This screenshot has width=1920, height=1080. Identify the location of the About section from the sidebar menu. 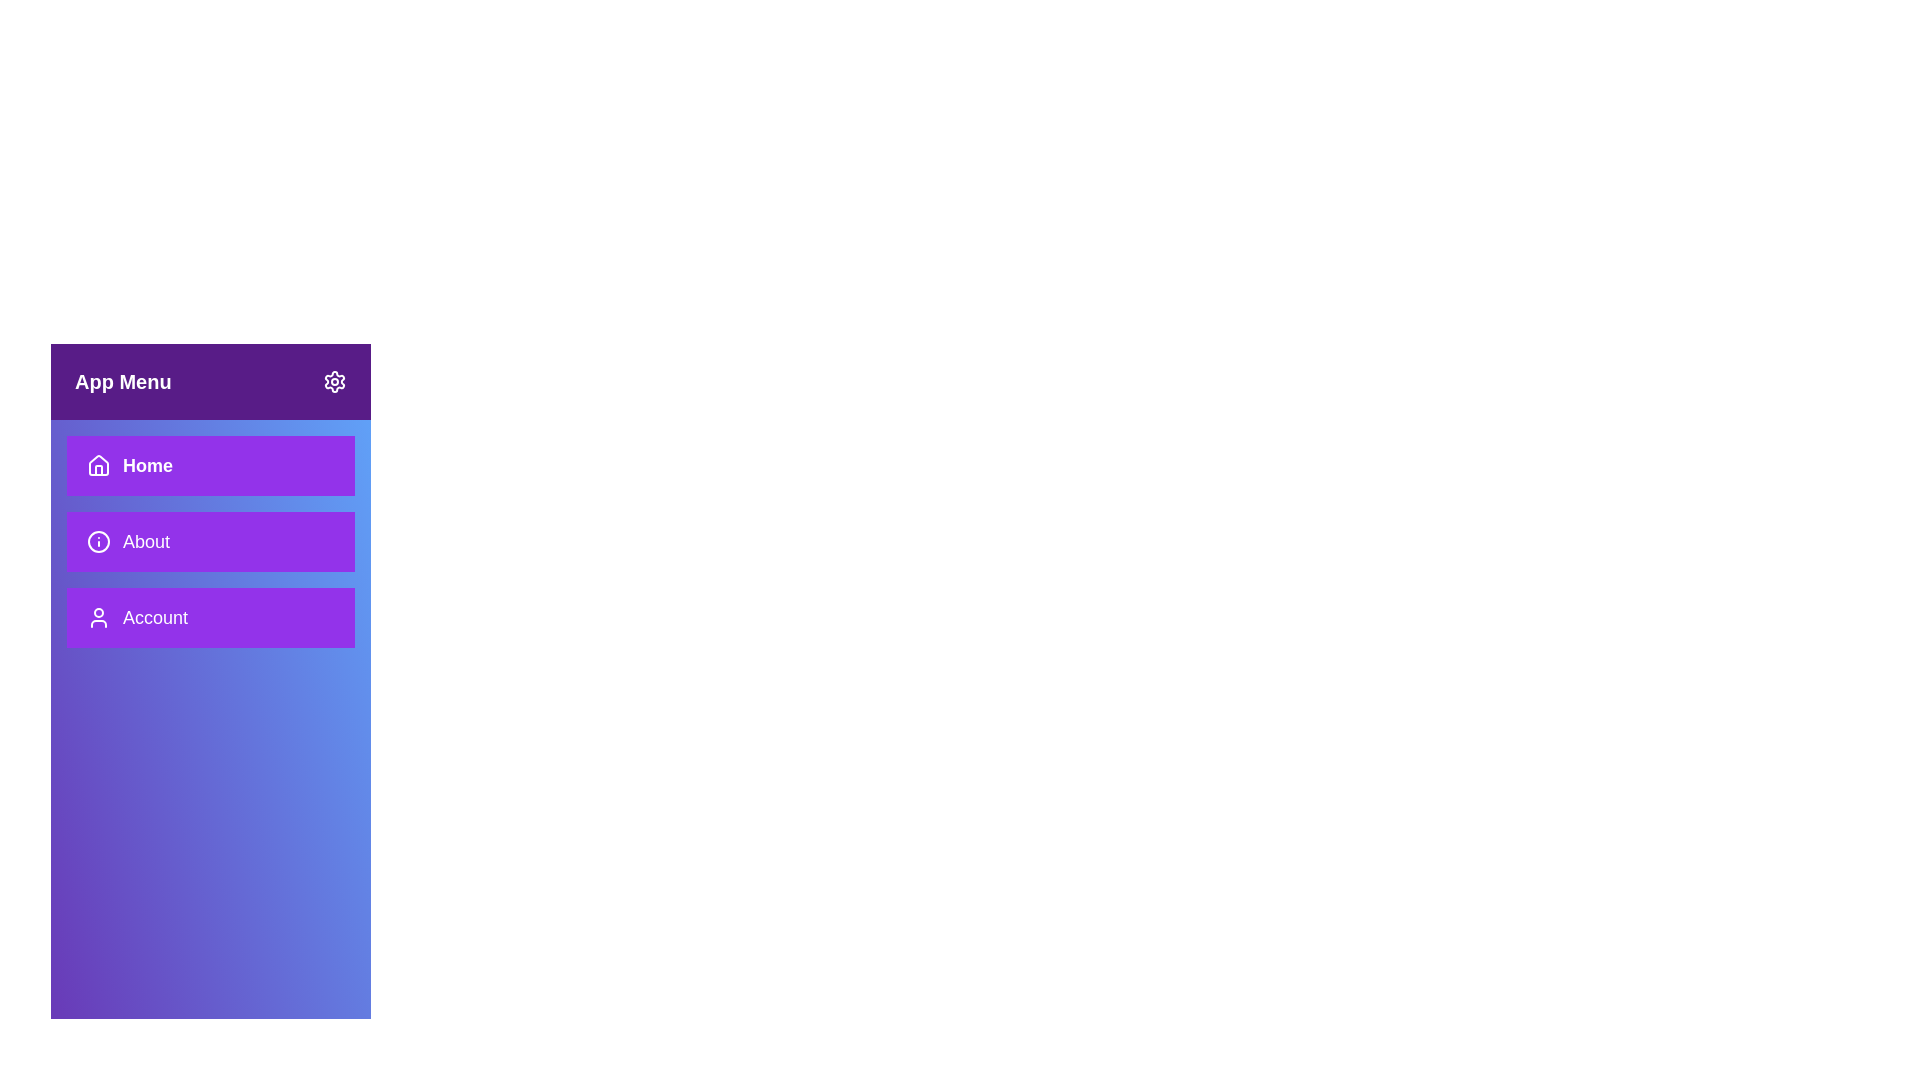
(211, 542).